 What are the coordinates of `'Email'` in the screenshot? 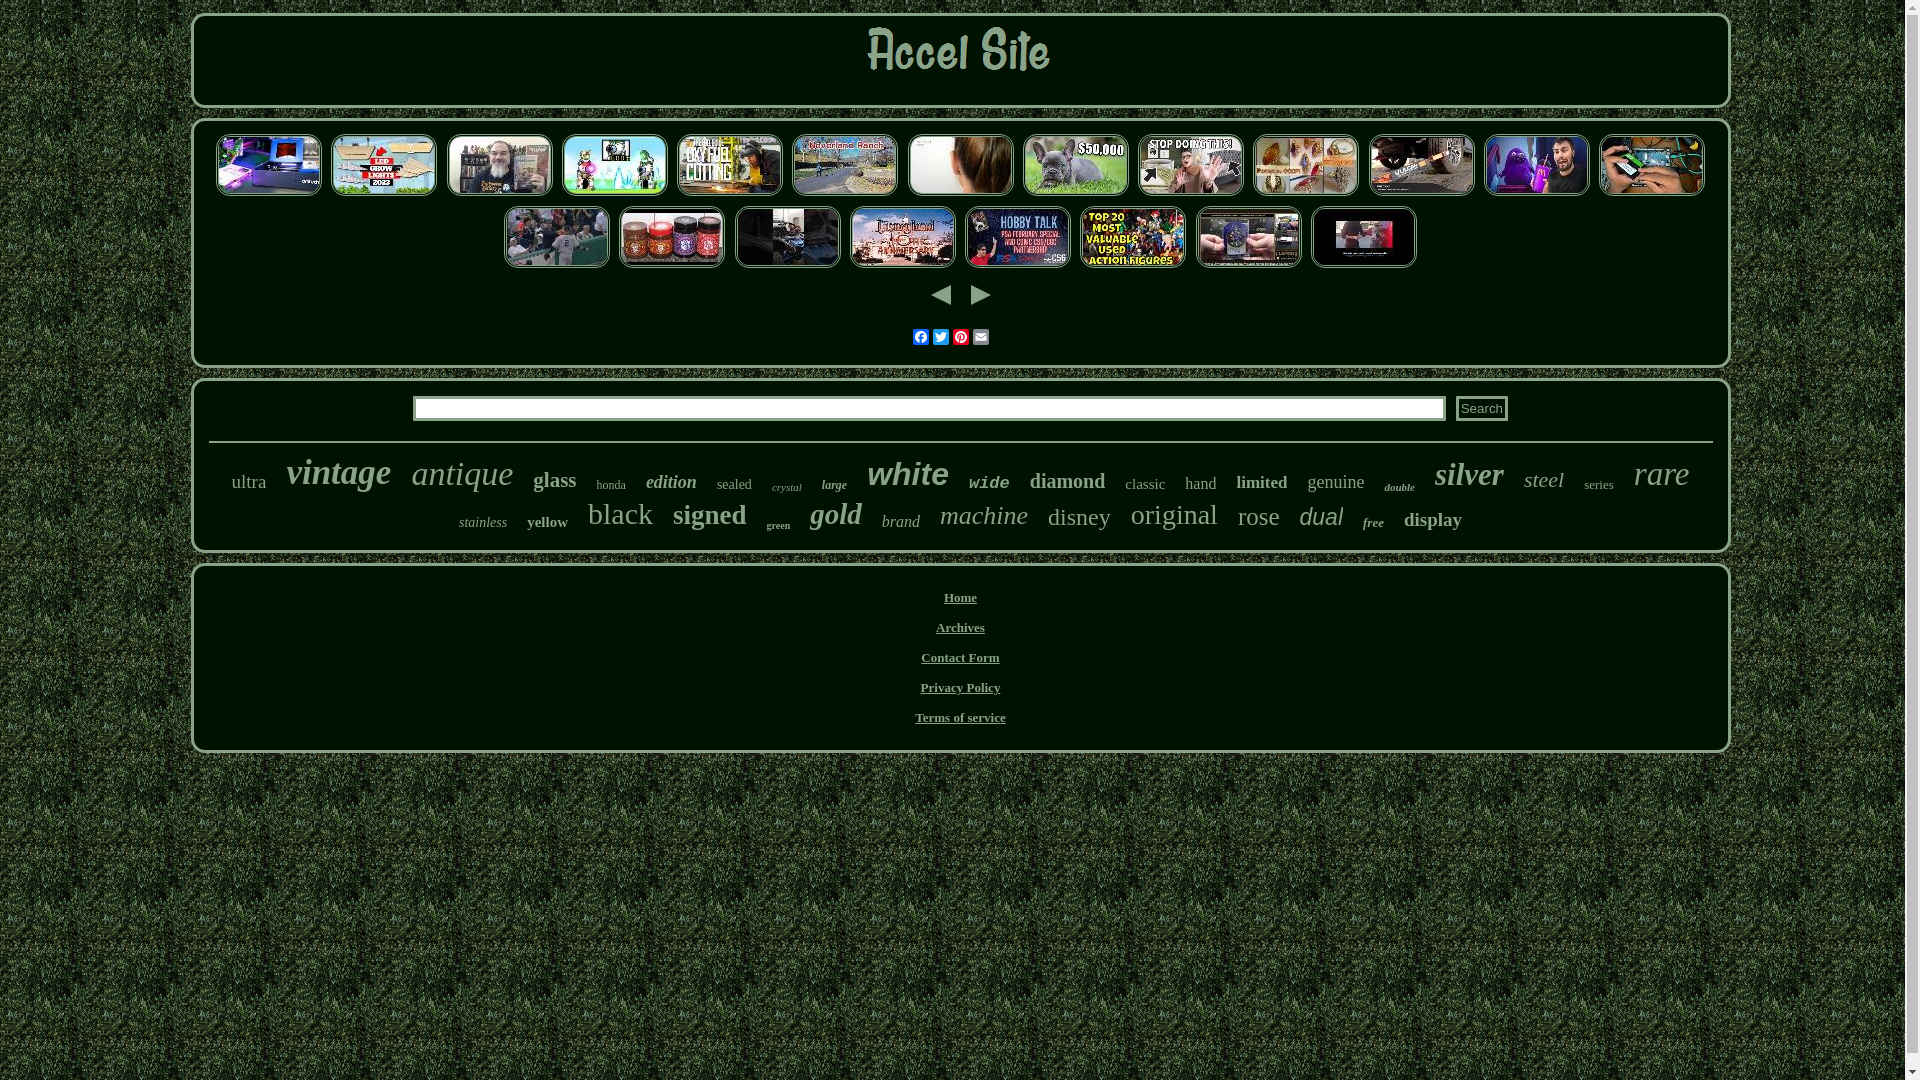 It's located at (979, 335).